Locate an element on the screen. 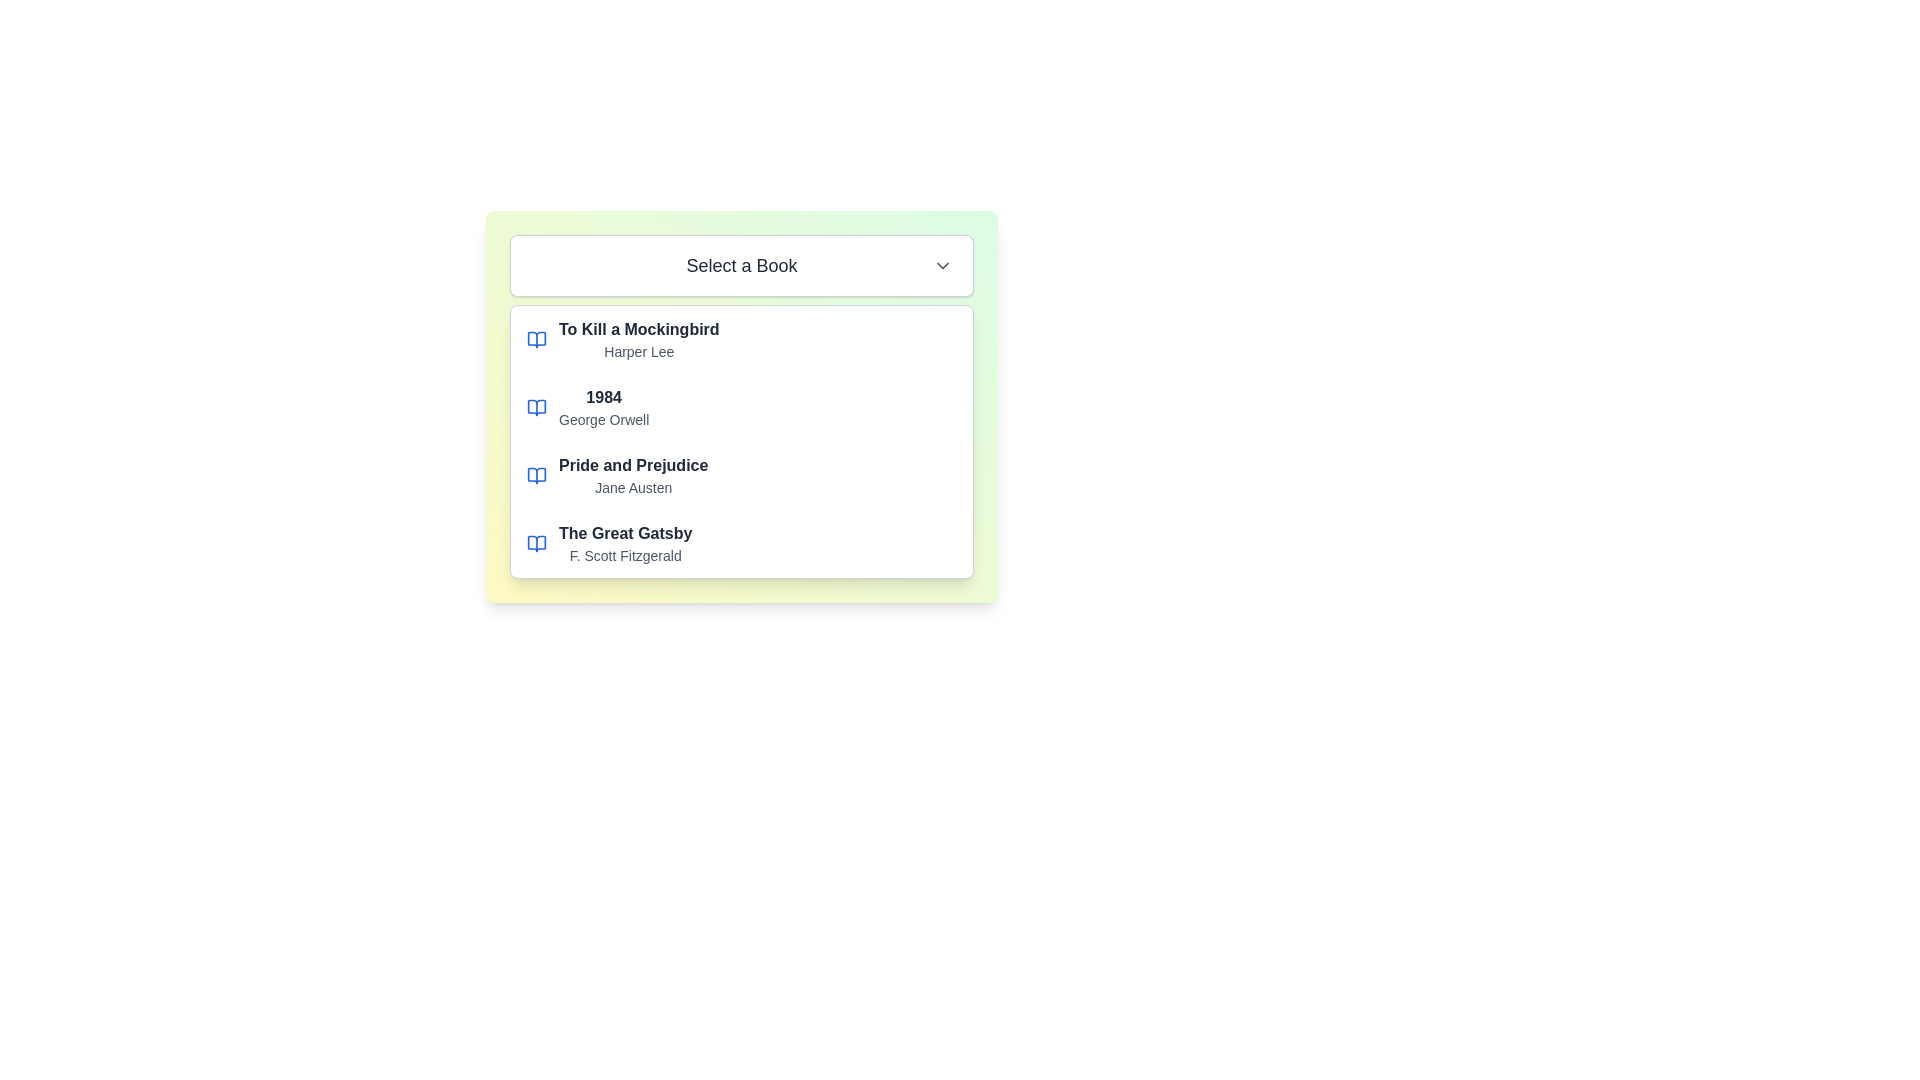 This screenshot has height=1080, width=1920. the text display element showing the title '1984' by George Orwell, which is the second item in the dropdown panel list is located at coordinates (603, 407).